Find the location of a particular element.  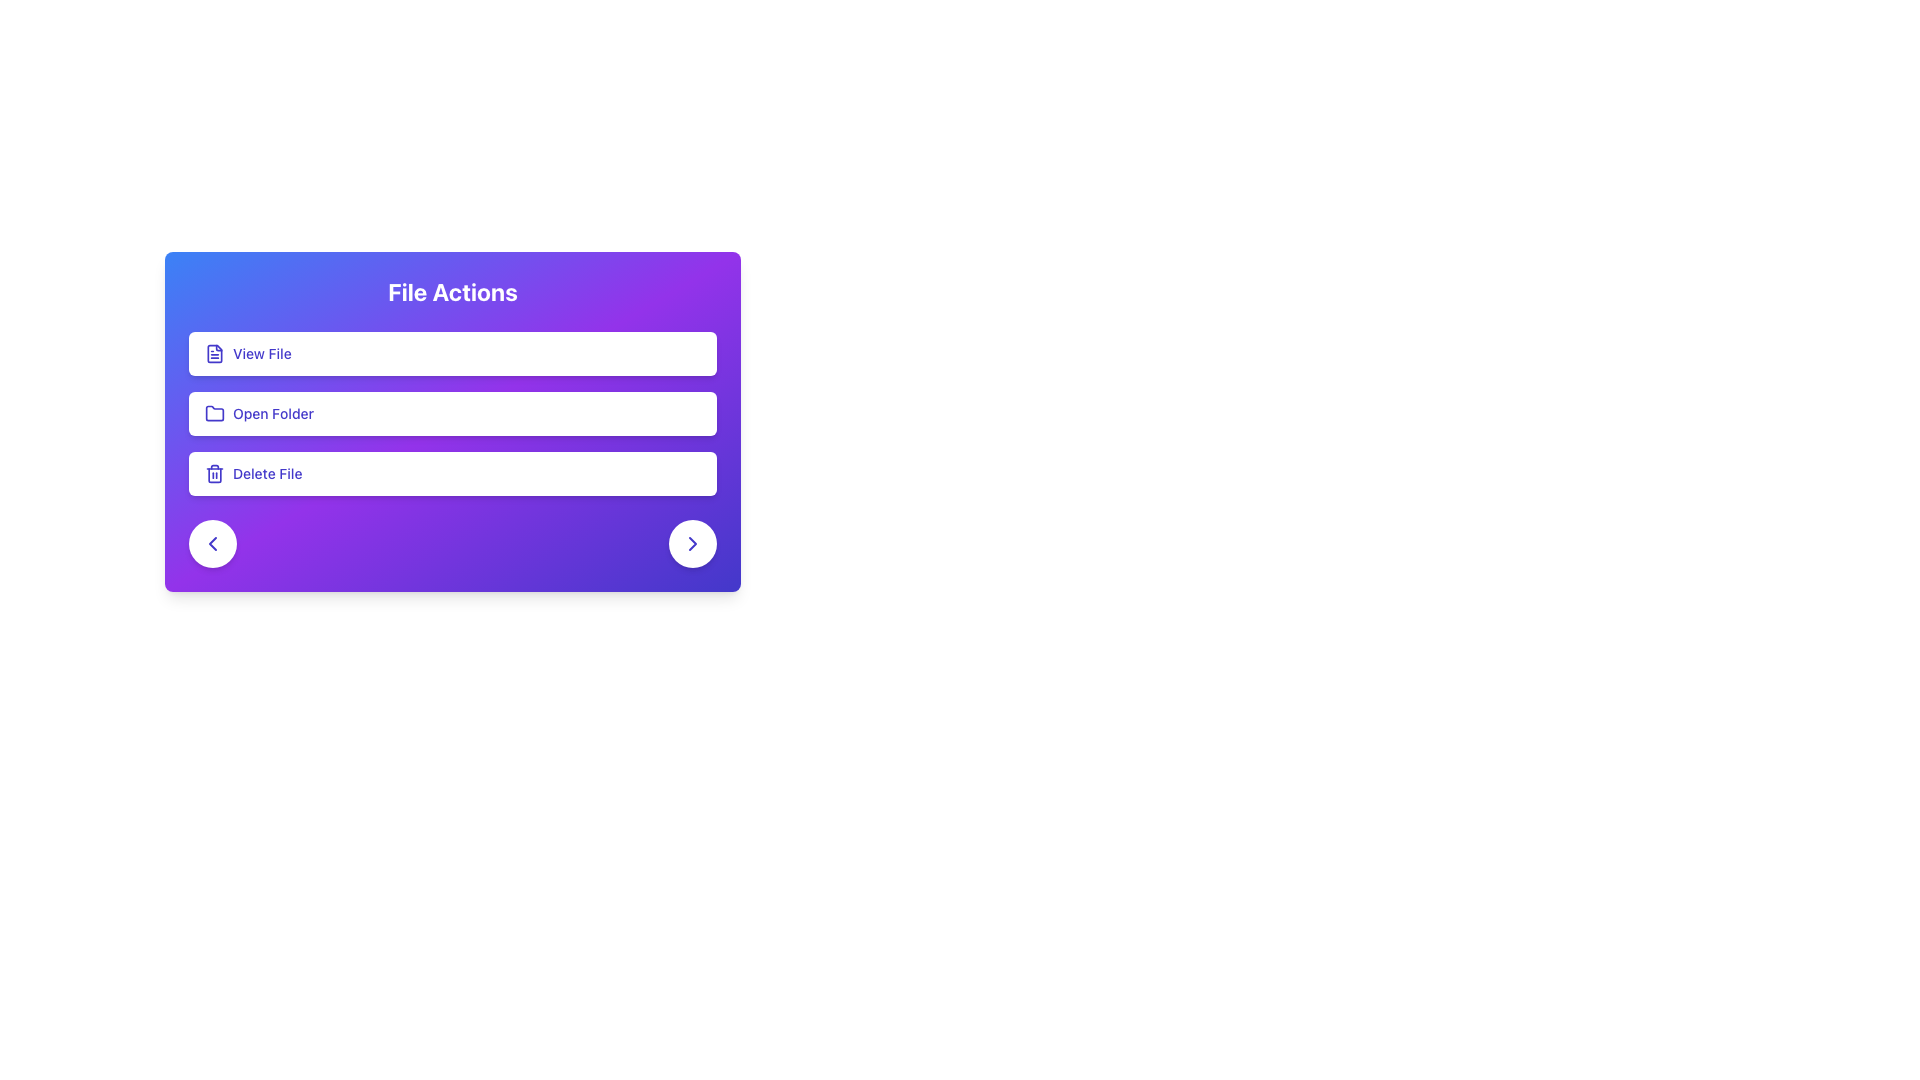

the 'View File' button, which features a file icon on the left and blue text is located at coordinates (247, 353).